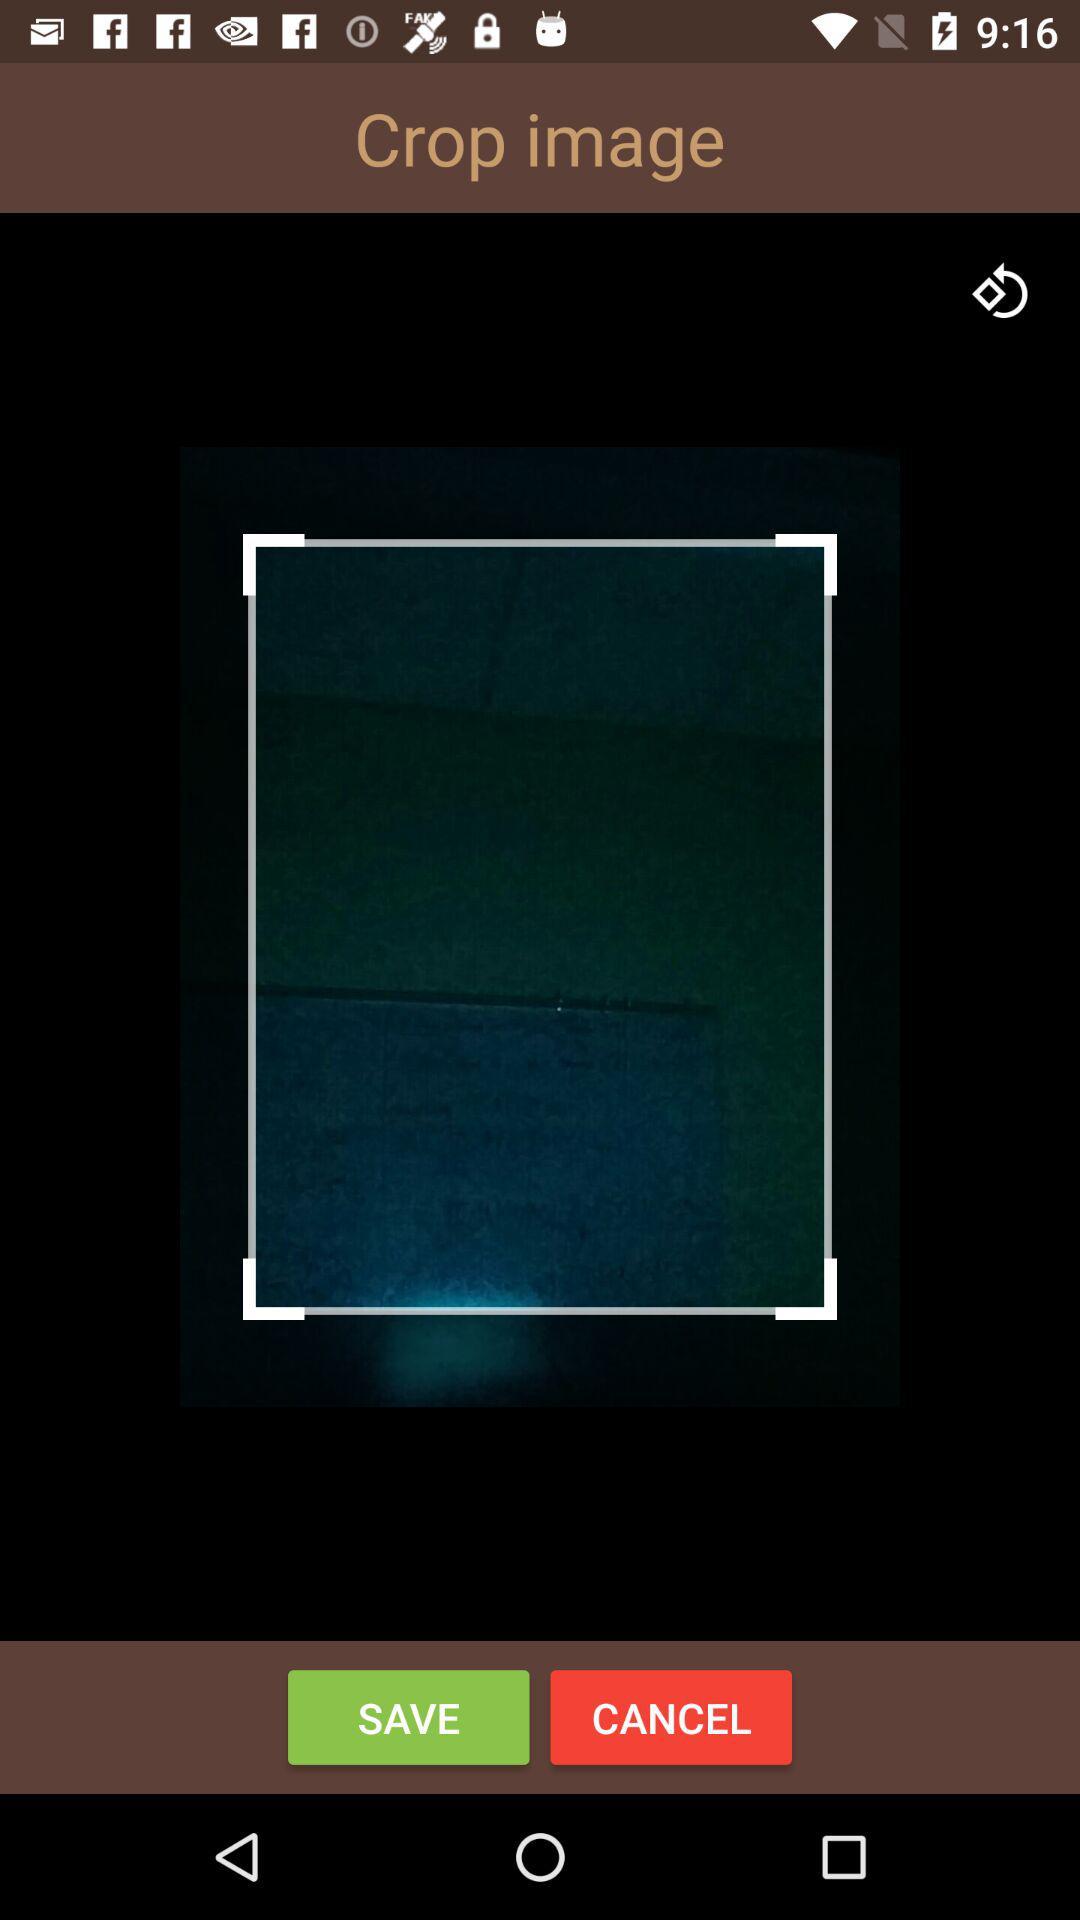 The width and height of the screenshot is (1080, 1920). What do you see at coordinates (671, 1716) in the screenshot?
I see `the button to the right of save` at bounding box center [671, 1716].